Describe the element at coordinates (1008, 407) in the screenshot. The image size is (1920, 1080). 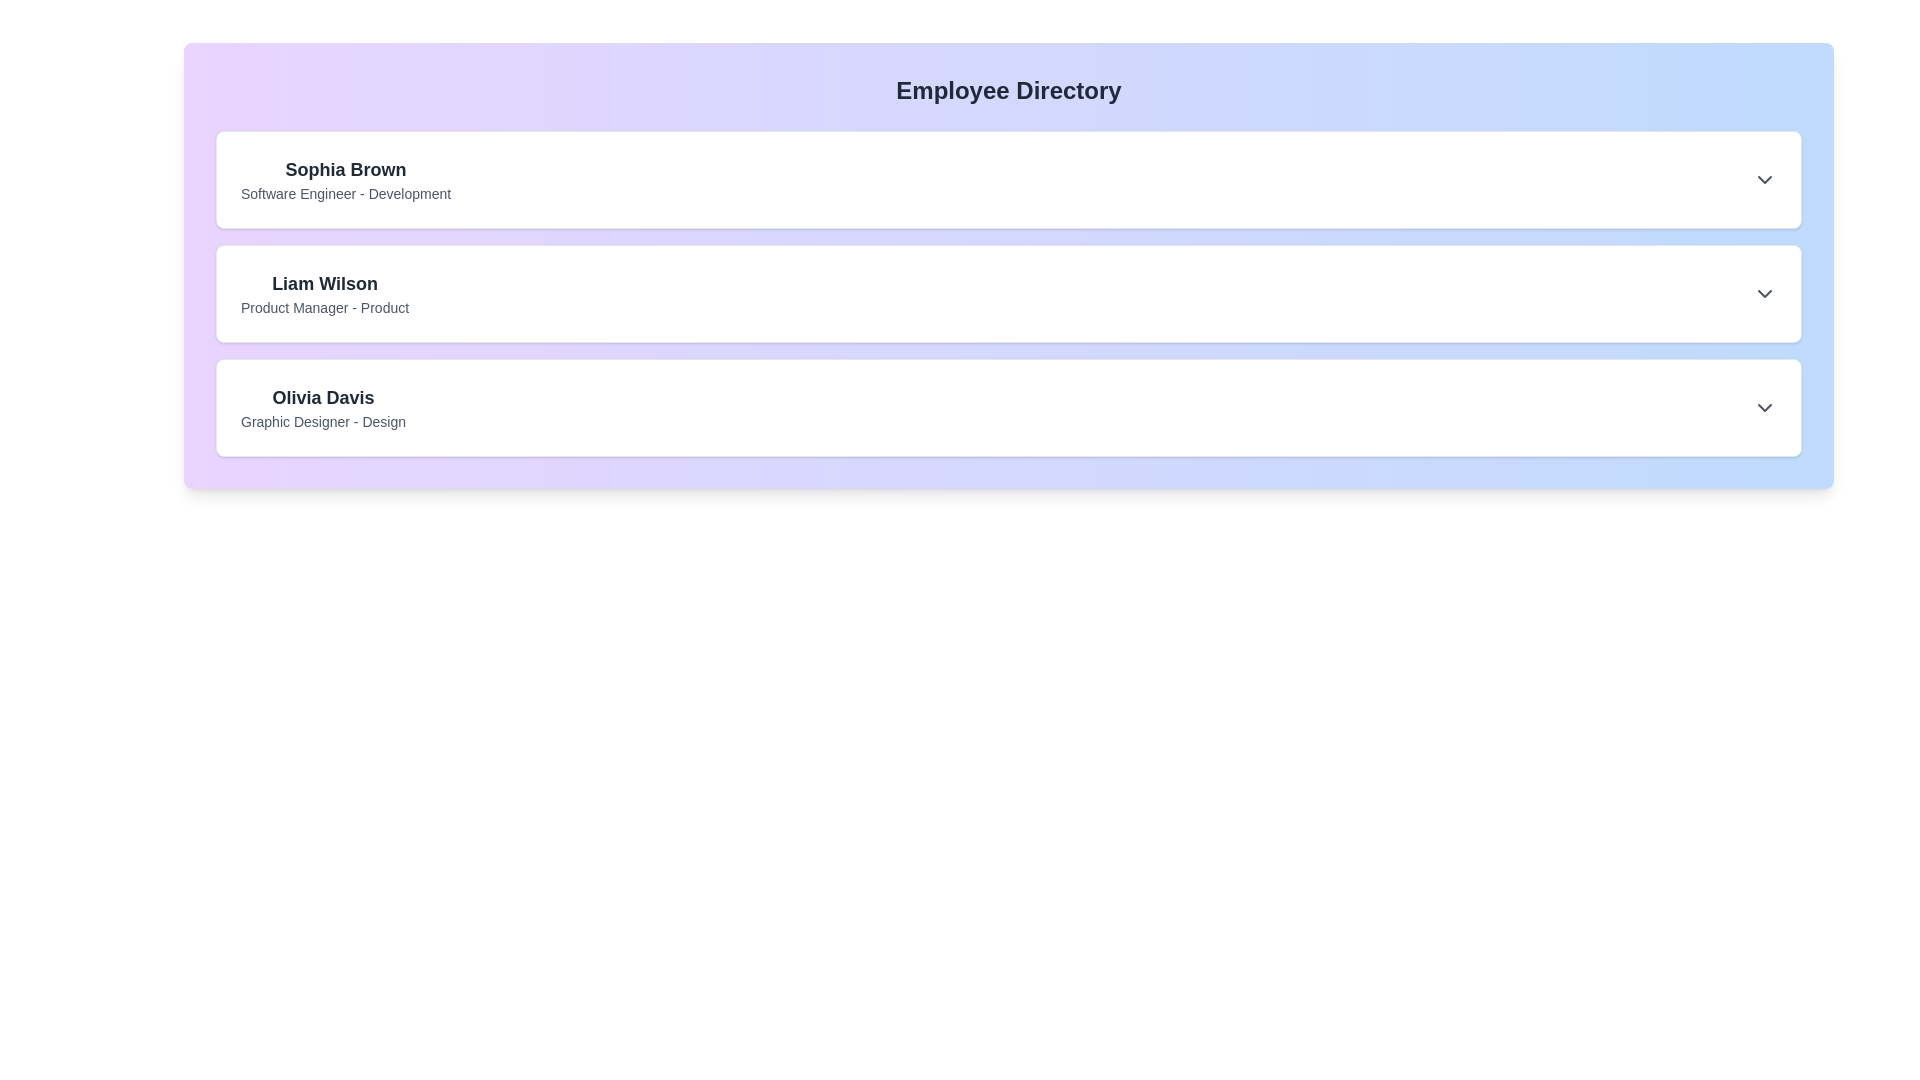
I see `the dropdown arrow on the Card displaying the name and role of an individual in the directory` at that location.